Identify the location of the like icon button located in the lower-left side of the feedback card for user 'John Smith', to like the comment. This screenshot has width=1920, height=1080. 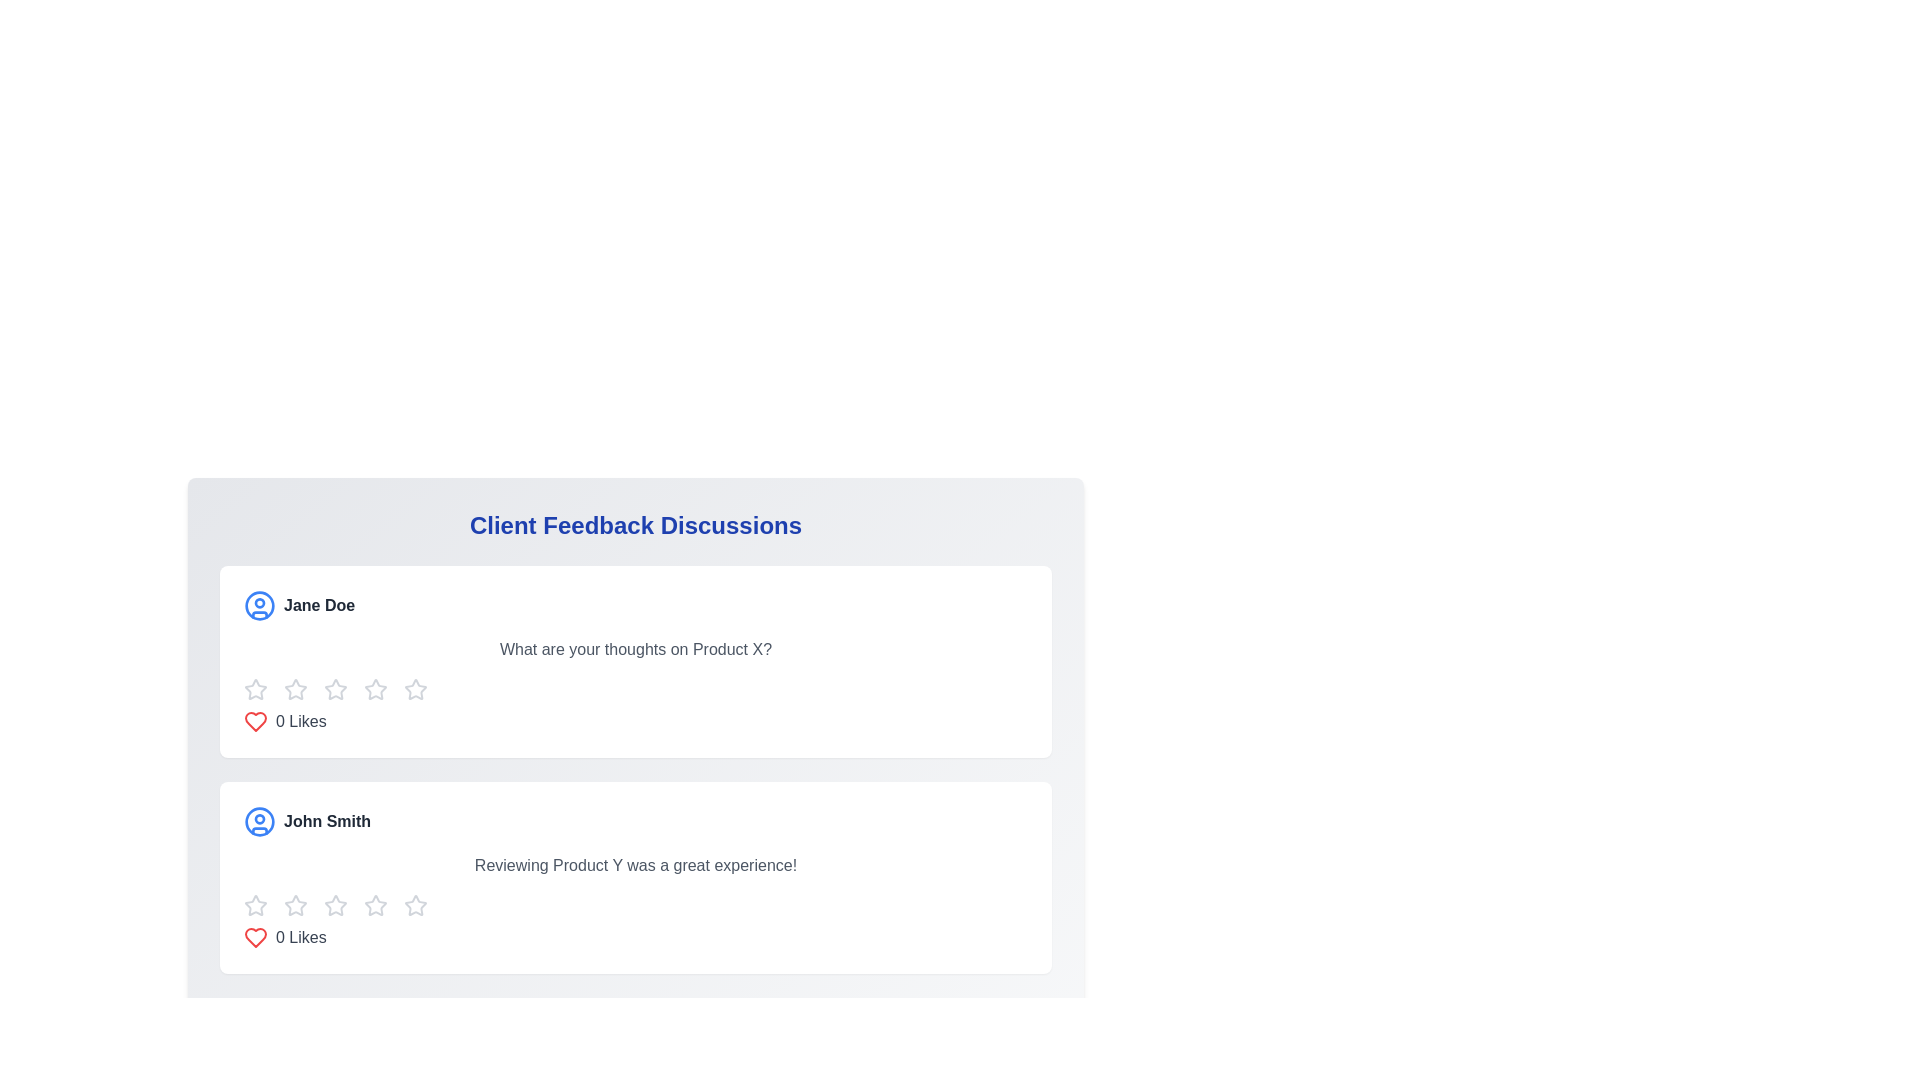
(254, 937).